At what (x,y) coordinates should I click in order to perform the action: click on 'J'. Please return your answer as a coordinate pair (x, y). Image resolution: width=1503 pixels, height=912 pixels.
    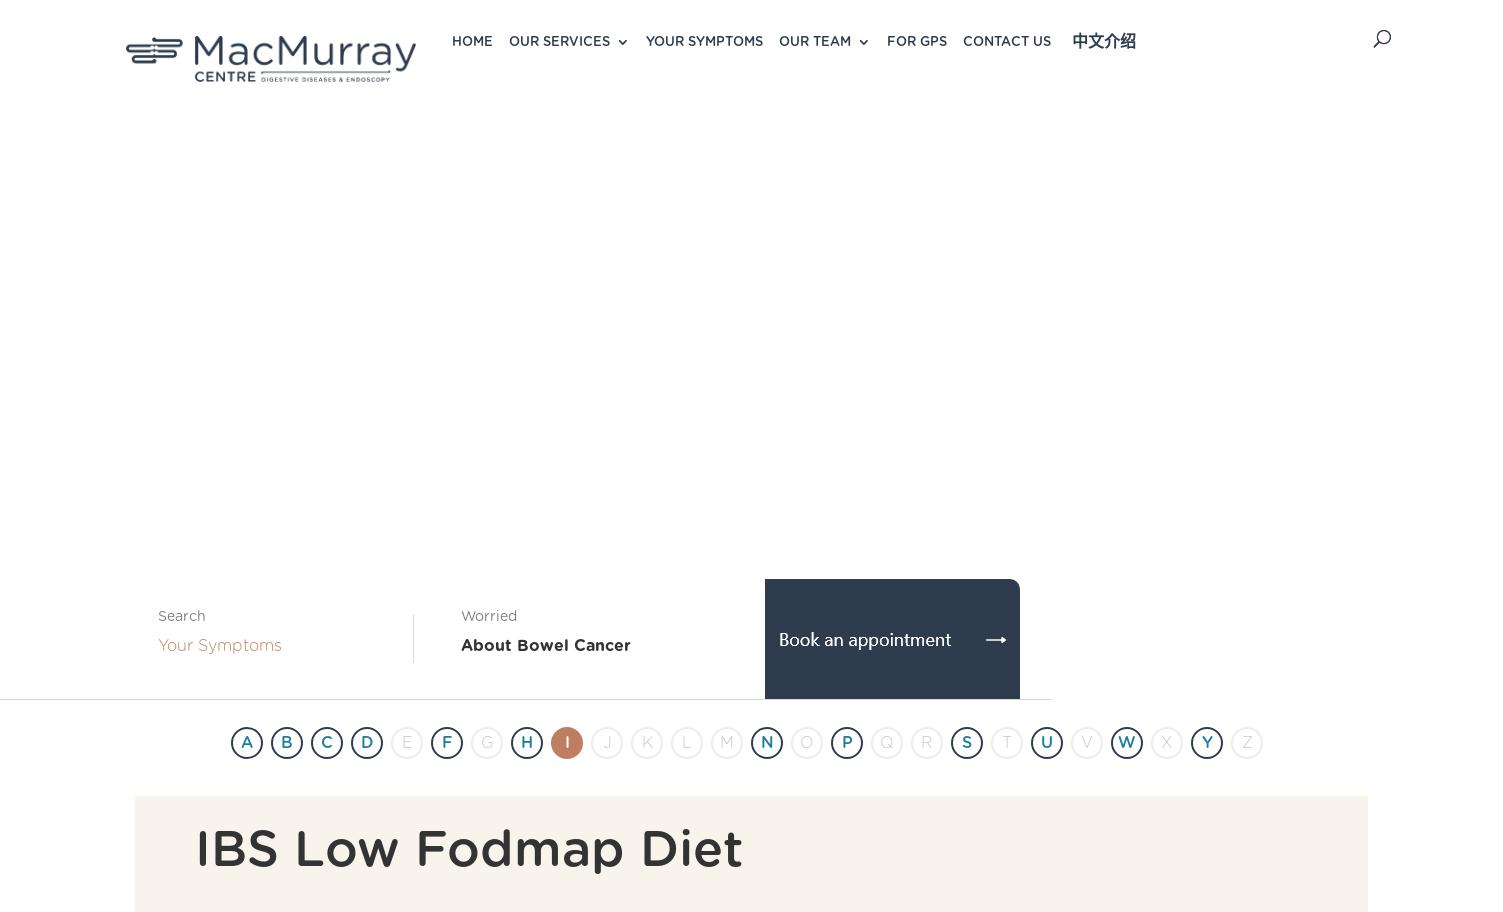
    Looking at the image, I should click on (600, 742).